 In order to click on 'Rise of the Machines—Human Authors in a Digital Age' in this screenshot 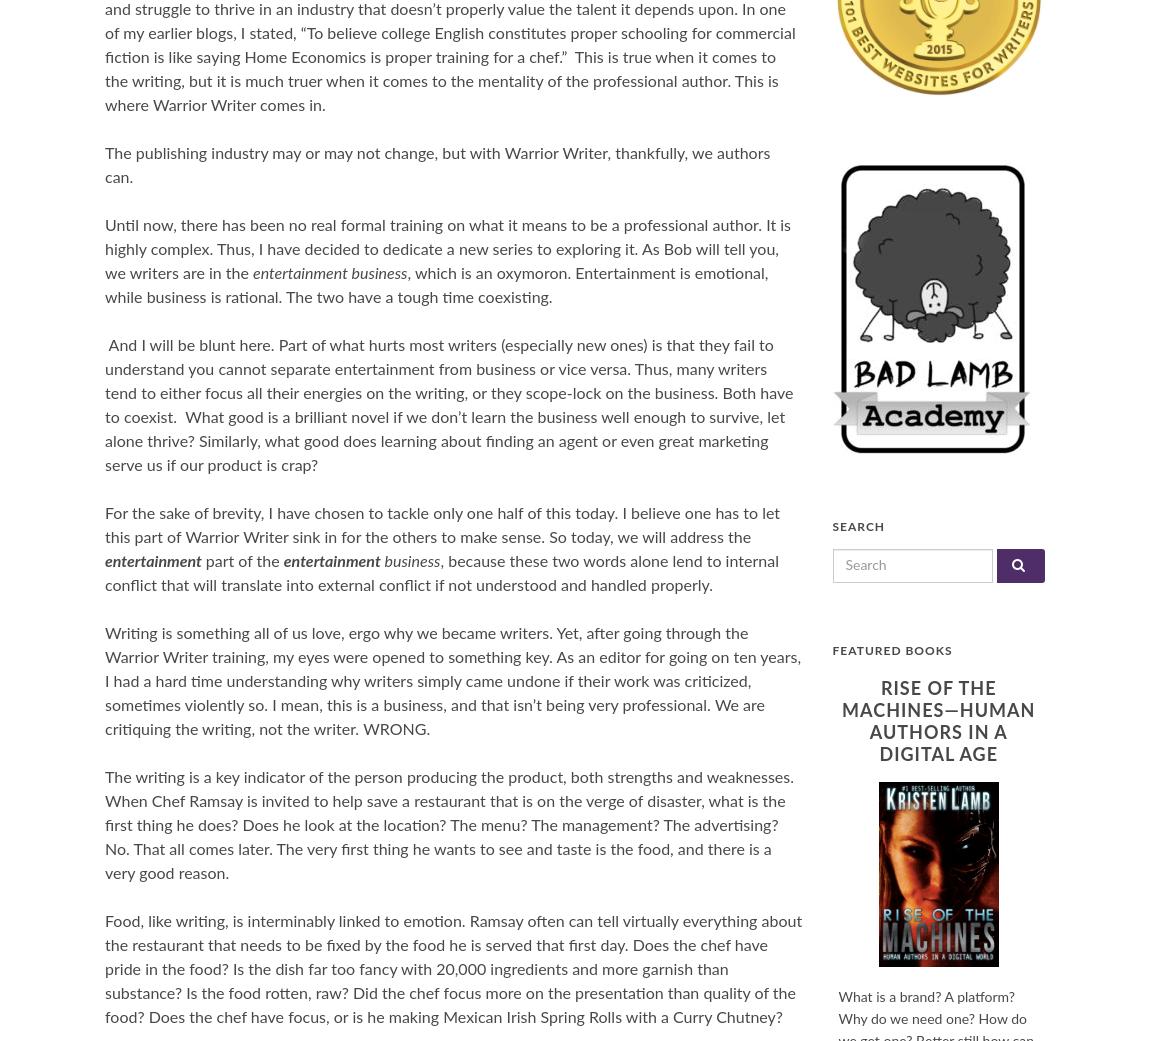, I will do `click(938, 721)`.